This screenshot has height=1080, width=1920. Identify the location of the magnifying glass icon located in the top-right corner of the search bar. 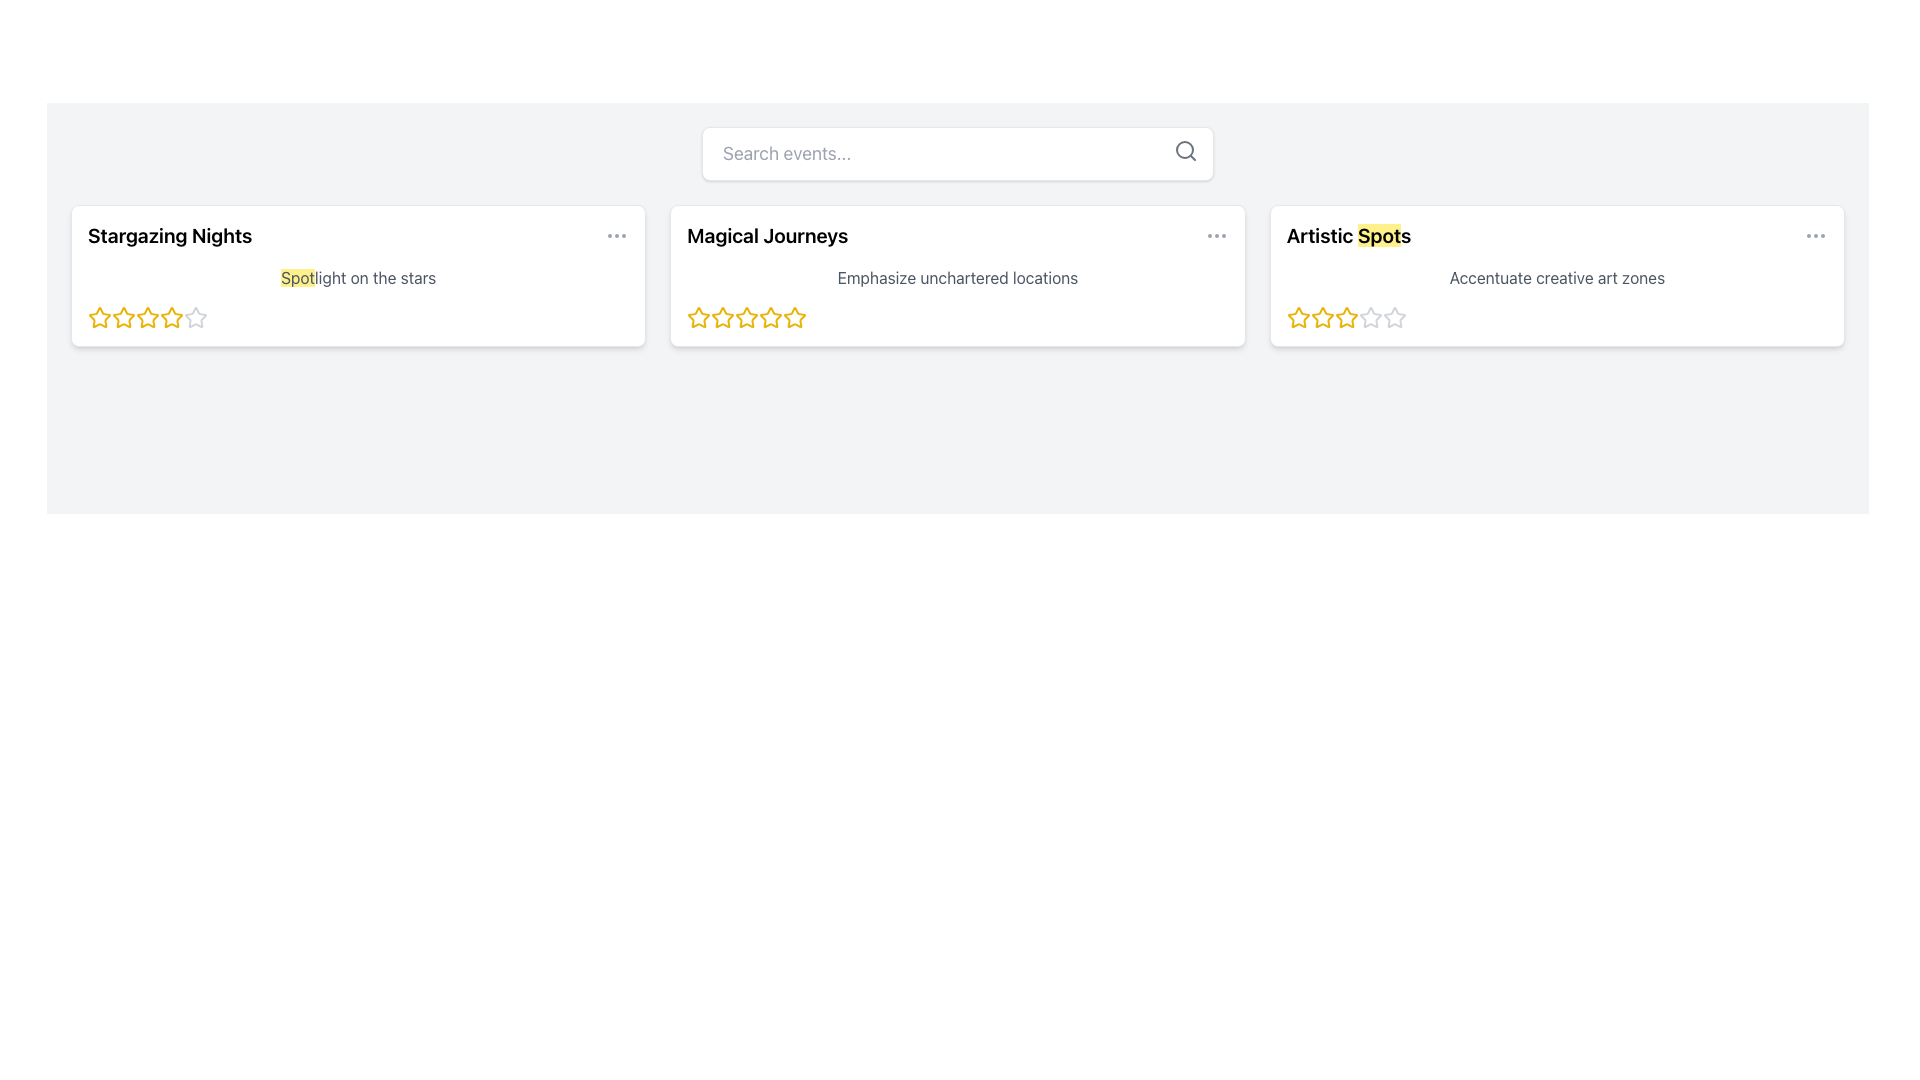
(1185, 149).